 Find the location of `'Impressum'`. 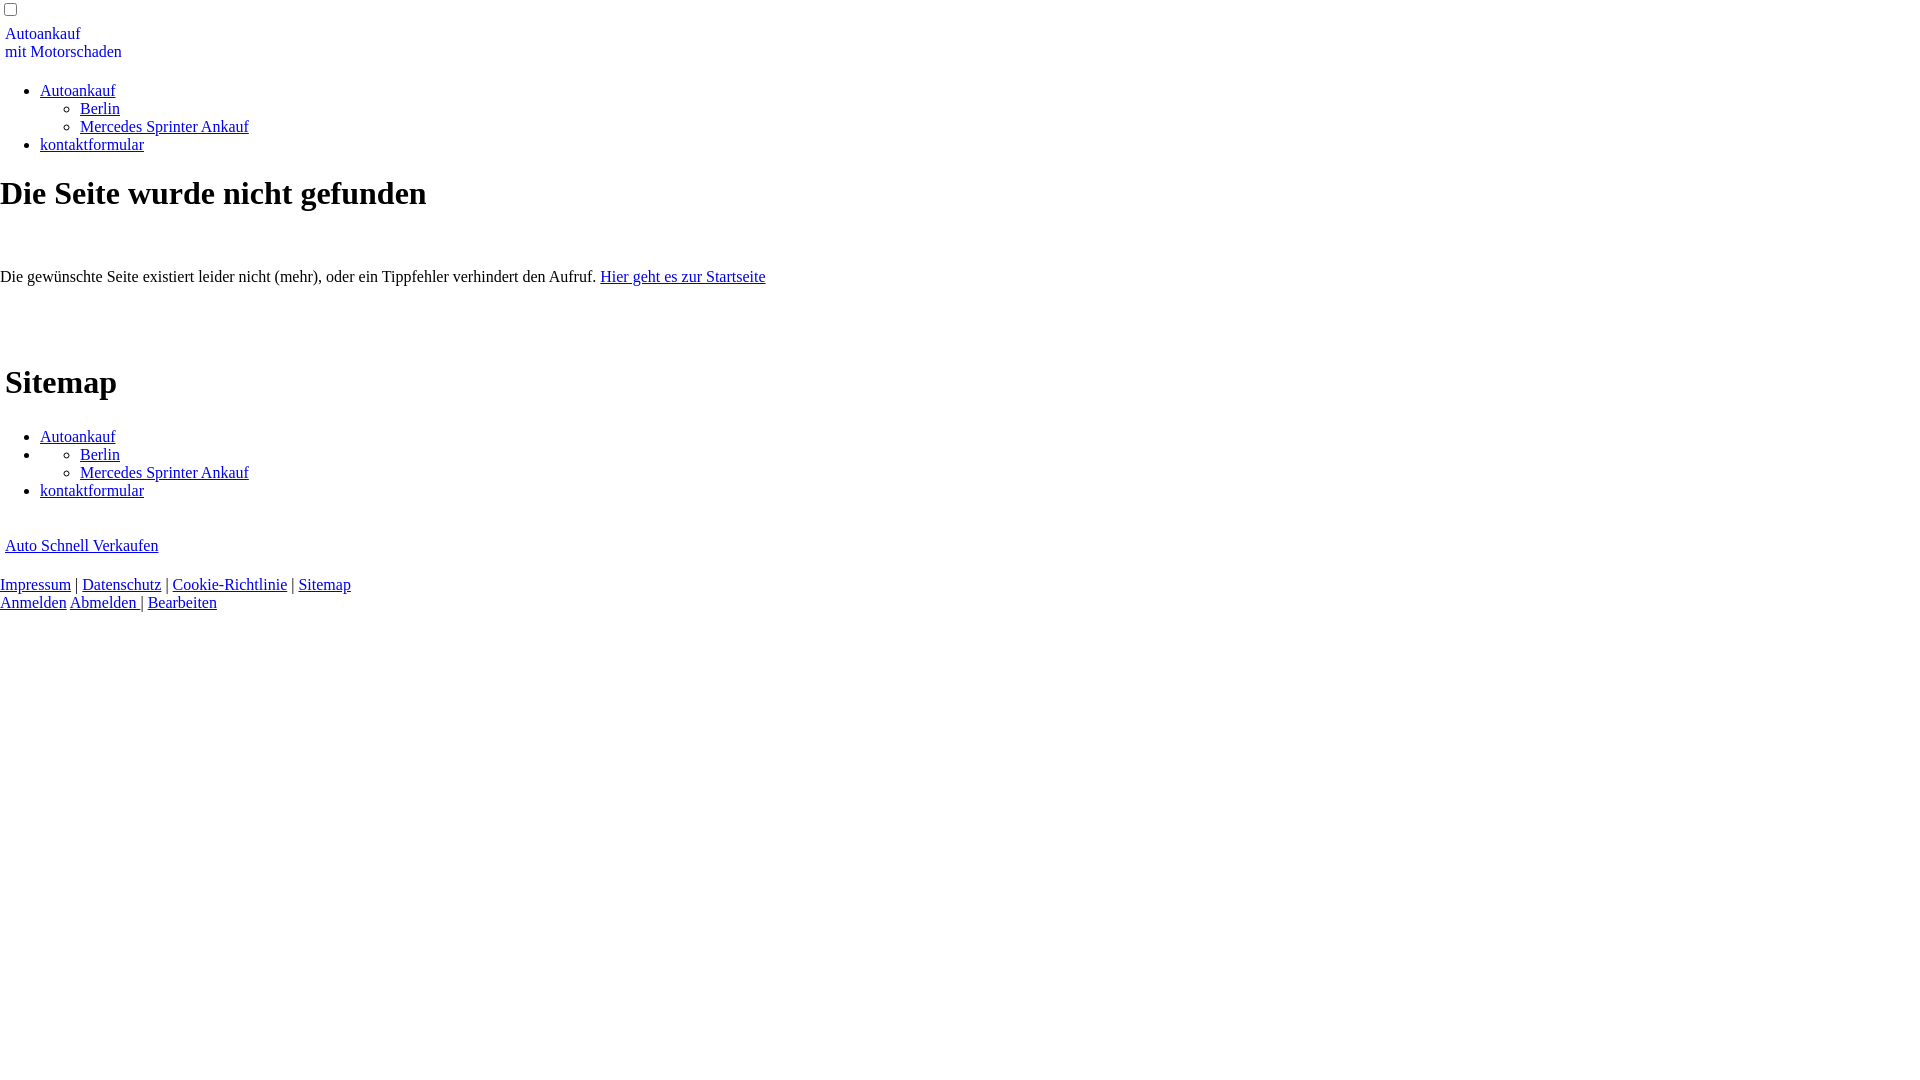

'Impressum' is located at coordinates (35, 584).